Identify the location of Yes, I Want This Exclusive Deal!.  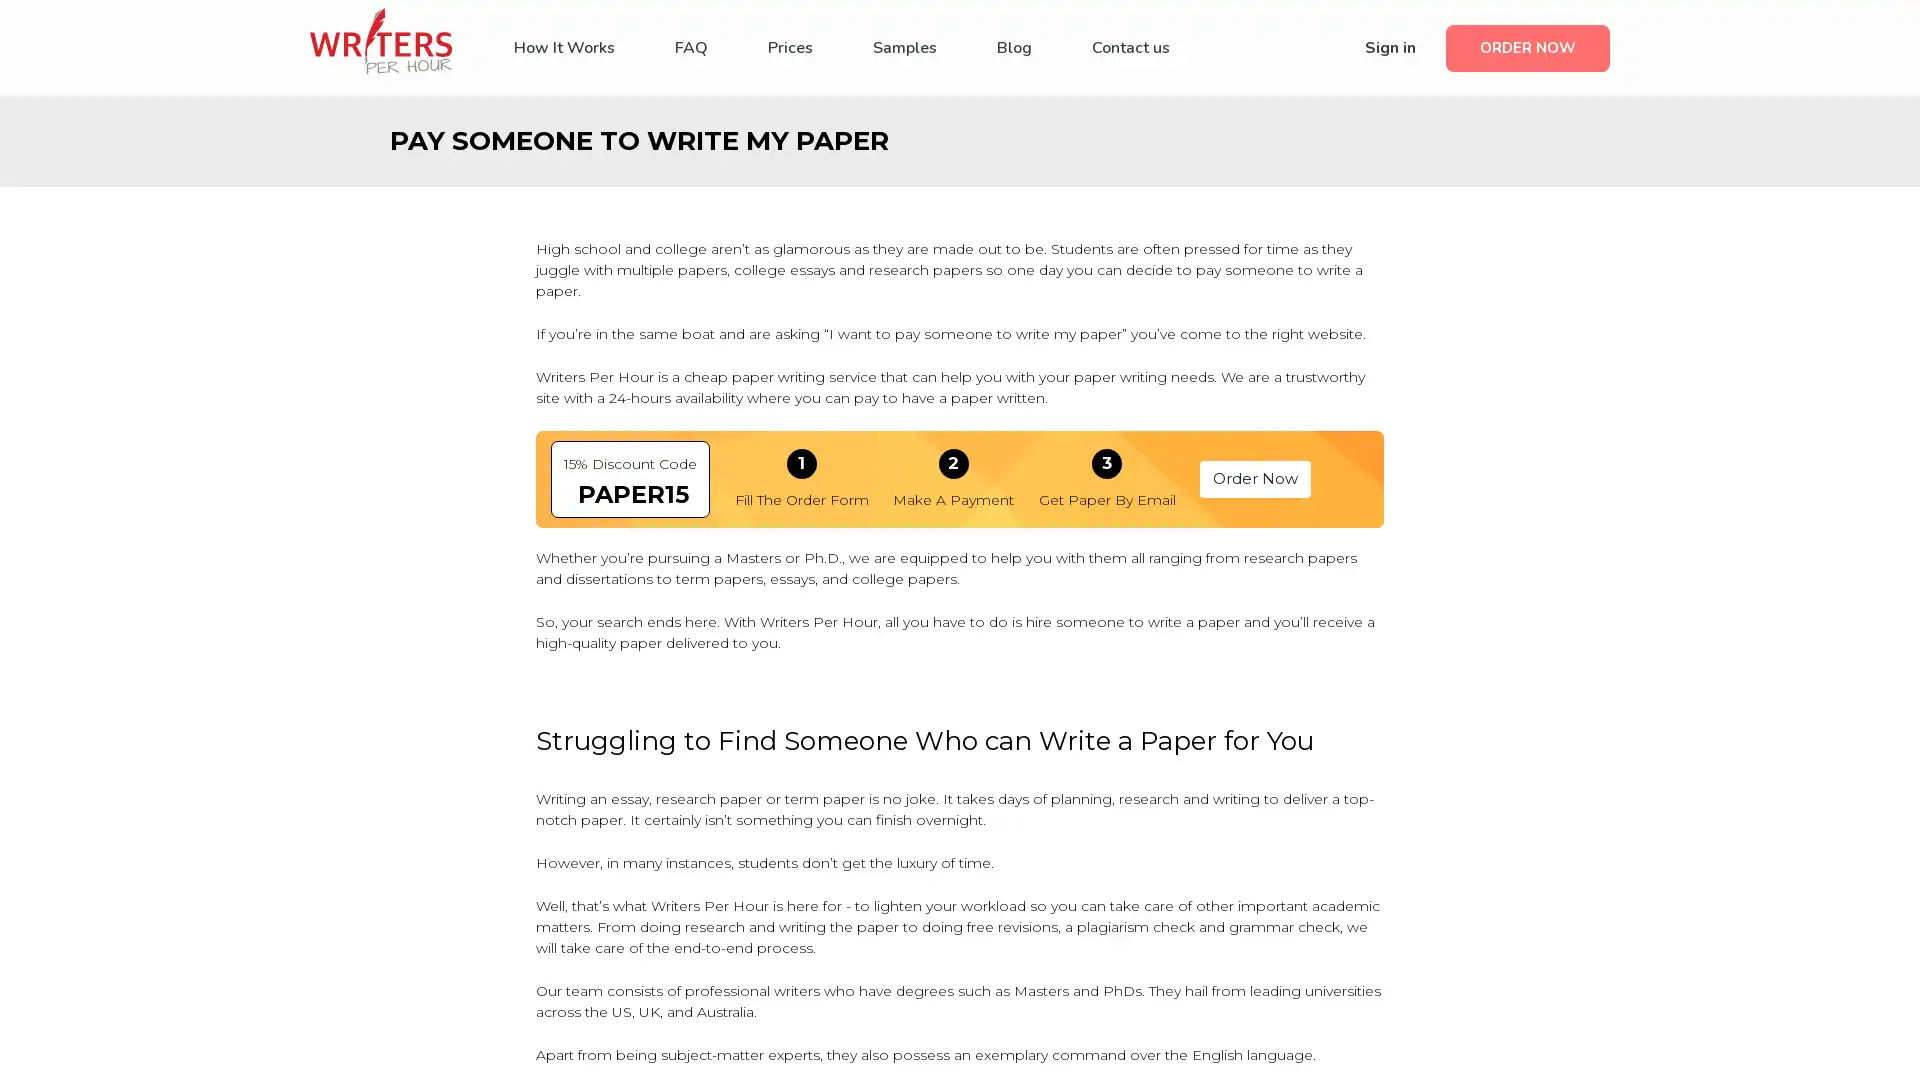
(960, 605).